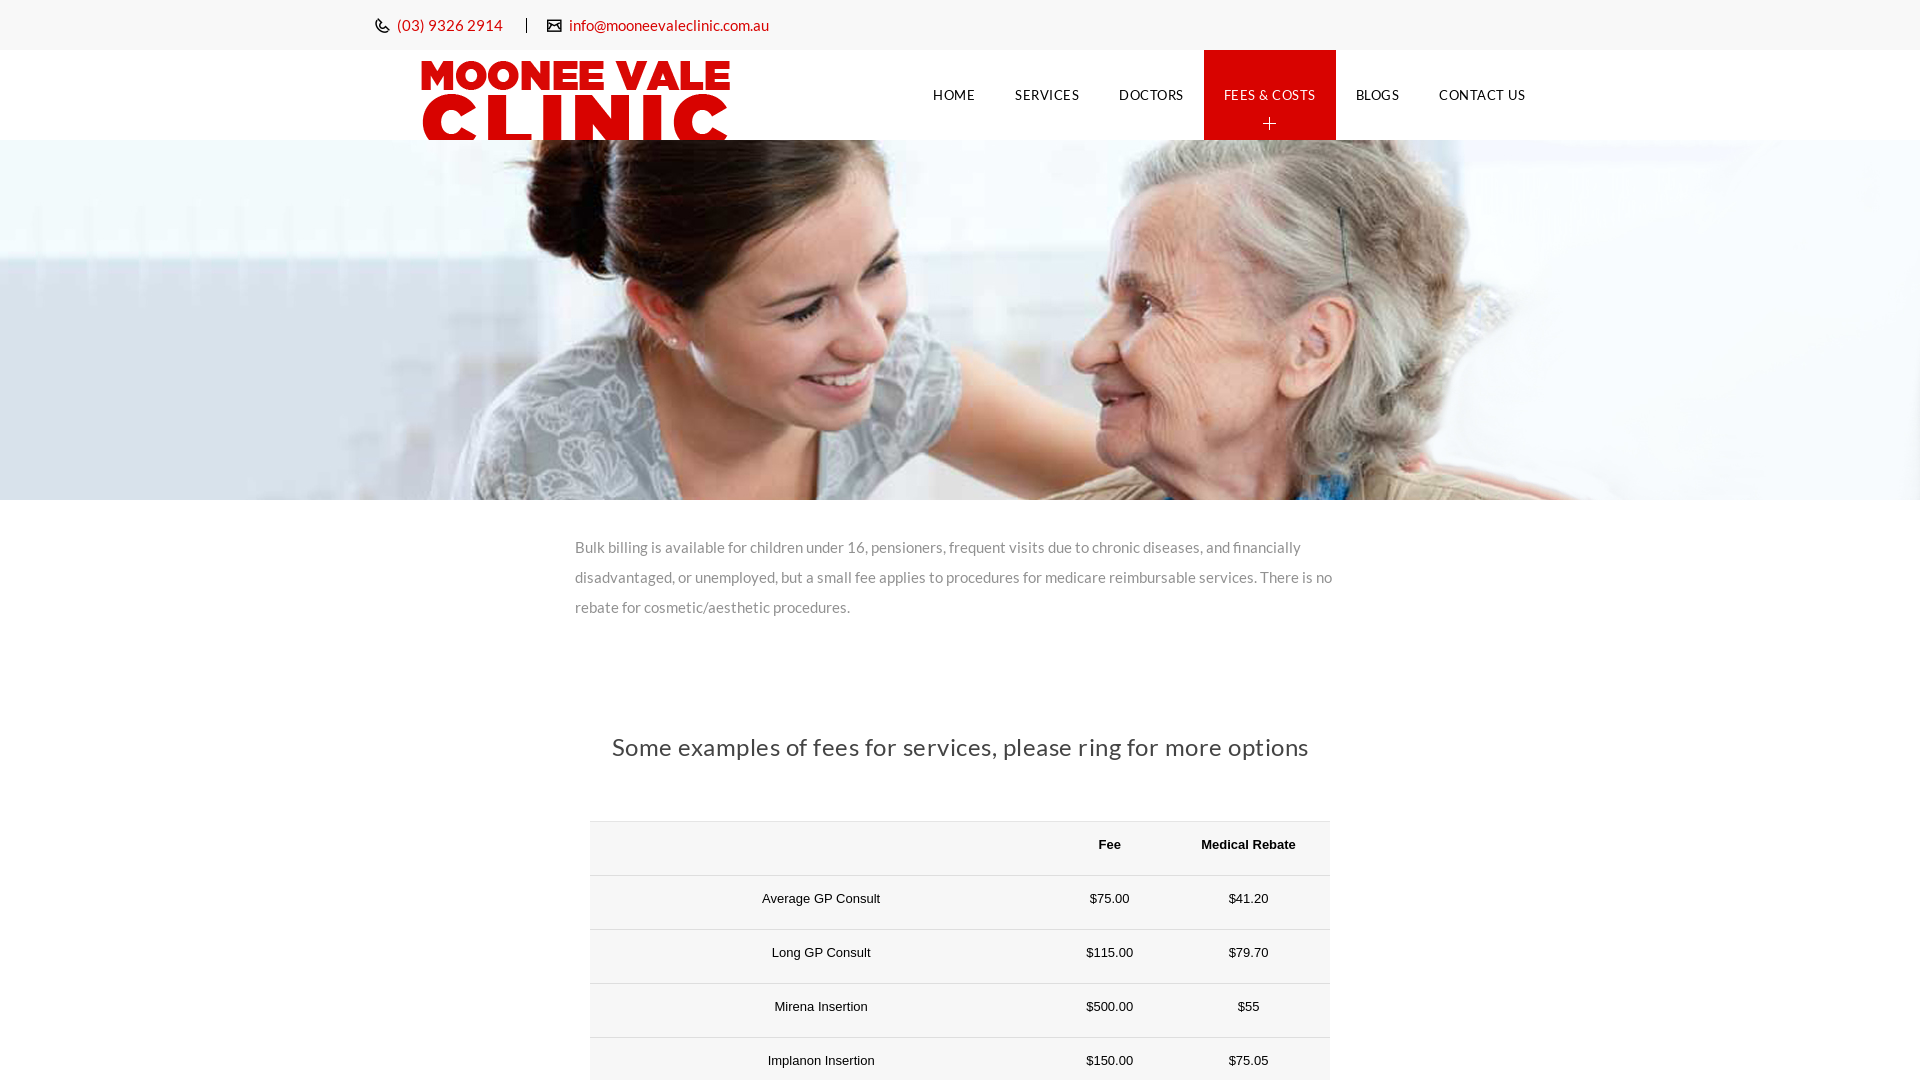 The image size is (1920, 1080). Describe the element at coordinates (1376, 95) in the screenshot. I see `'BLOGS'` at that location.